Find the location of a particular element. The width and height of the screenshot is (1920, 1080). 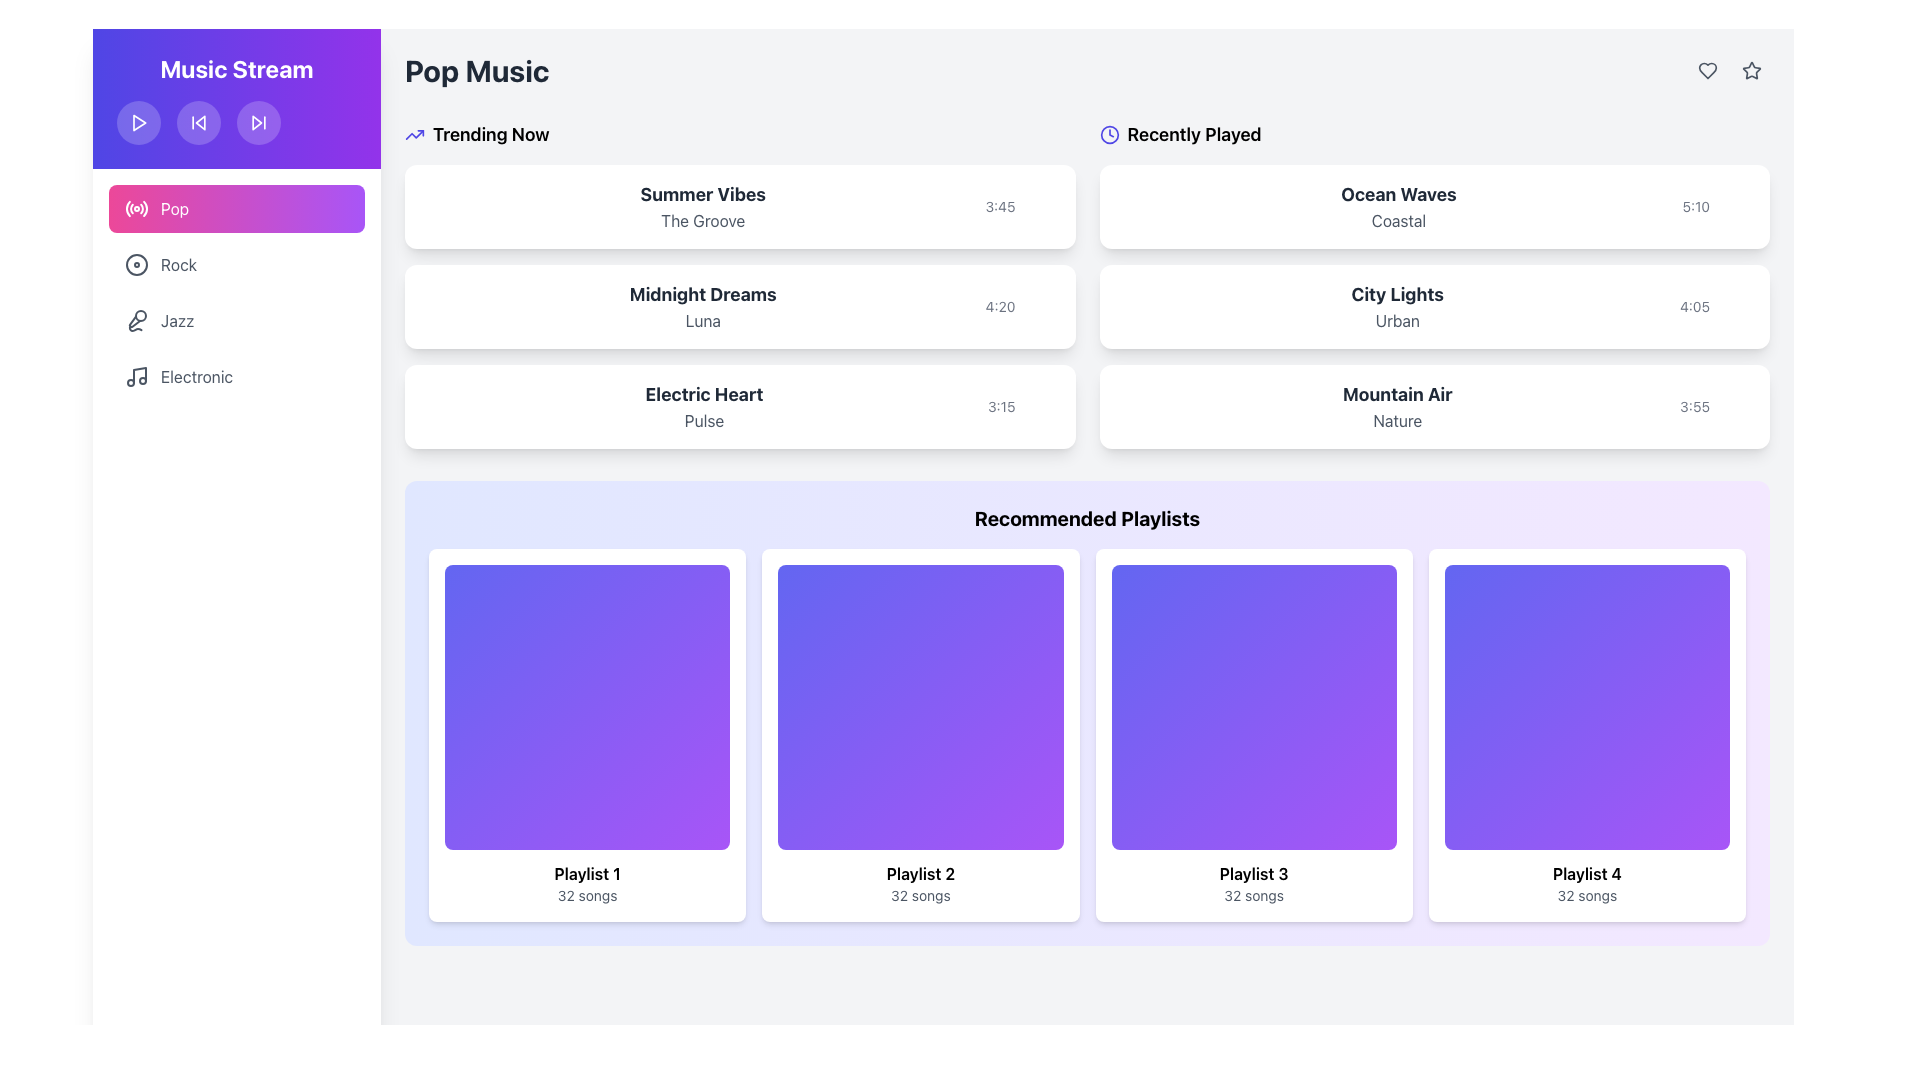

the title text 'Electric Heart' located in the 'Trending Now' section is located at coordinates (704, 394).